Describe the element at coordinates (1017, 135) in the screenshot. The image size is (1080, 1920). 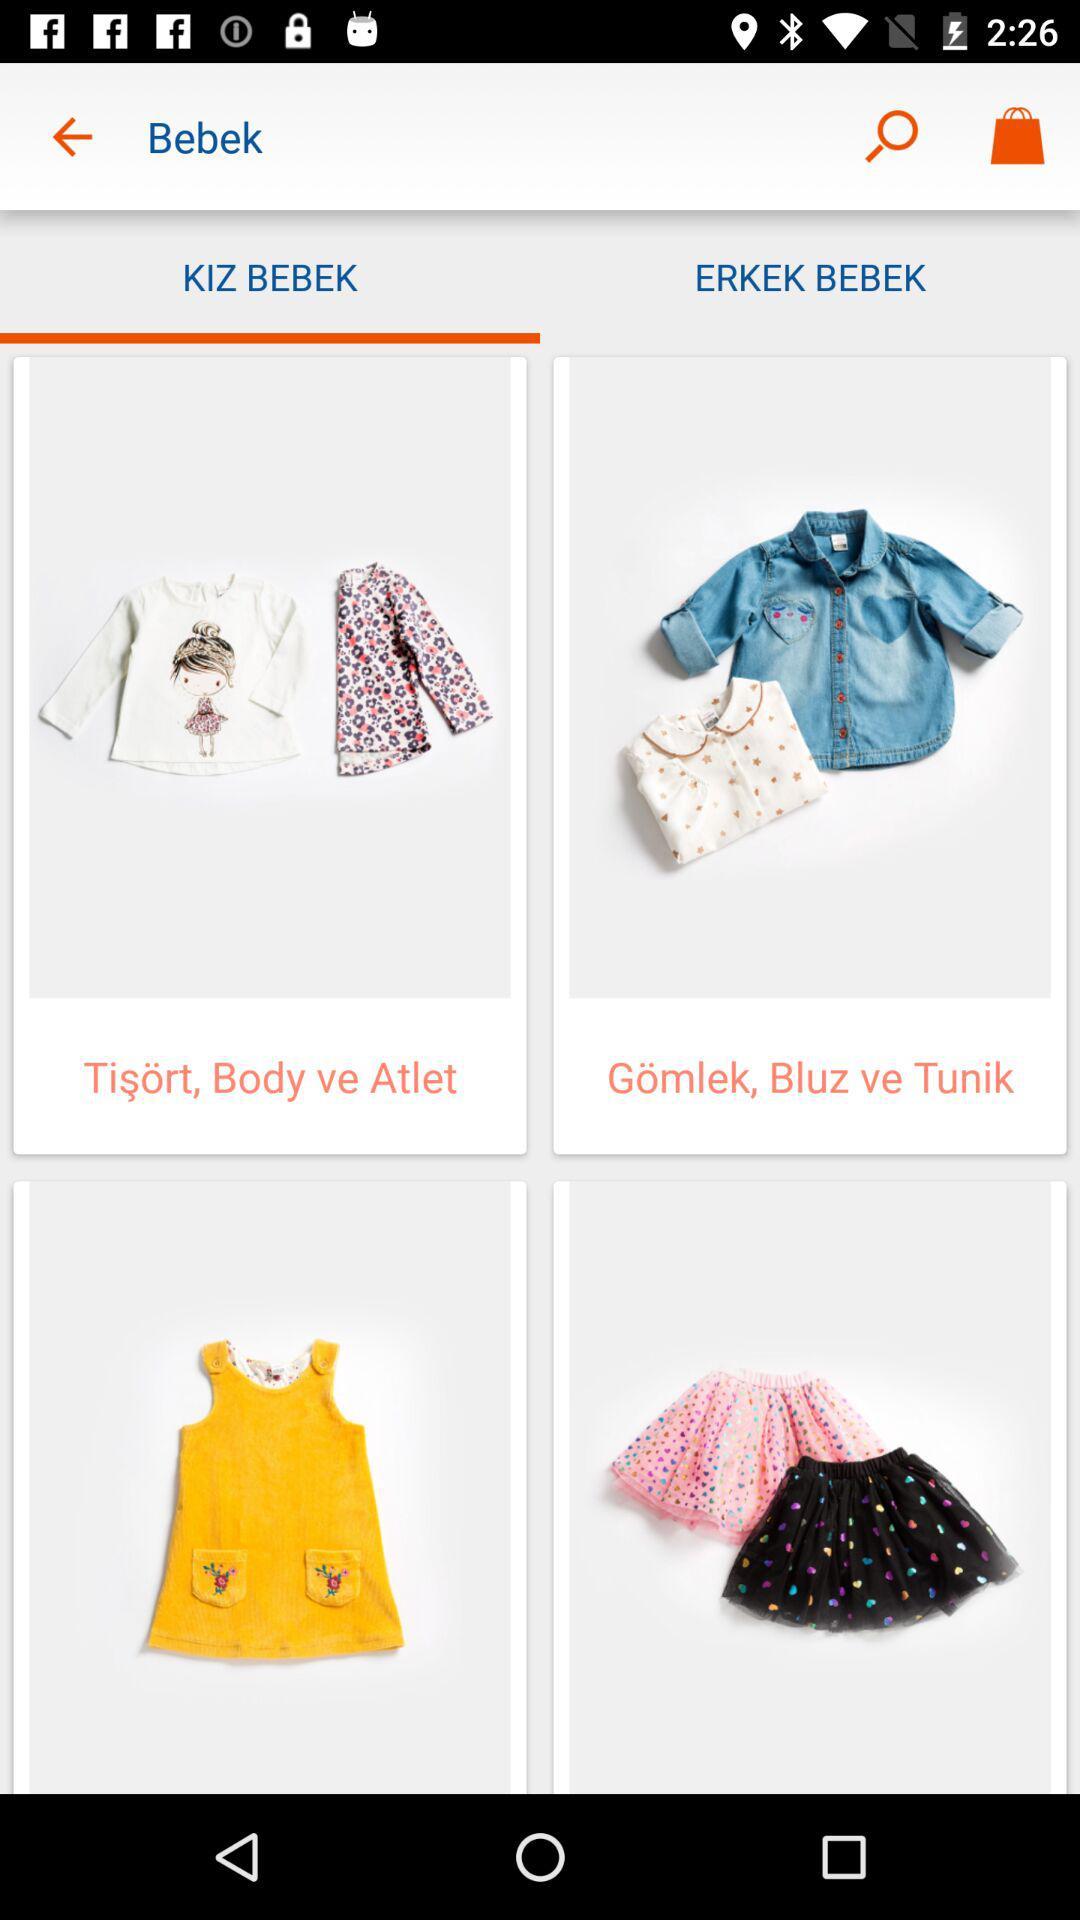
I see `icon above the erkek bebek icon` at that location.